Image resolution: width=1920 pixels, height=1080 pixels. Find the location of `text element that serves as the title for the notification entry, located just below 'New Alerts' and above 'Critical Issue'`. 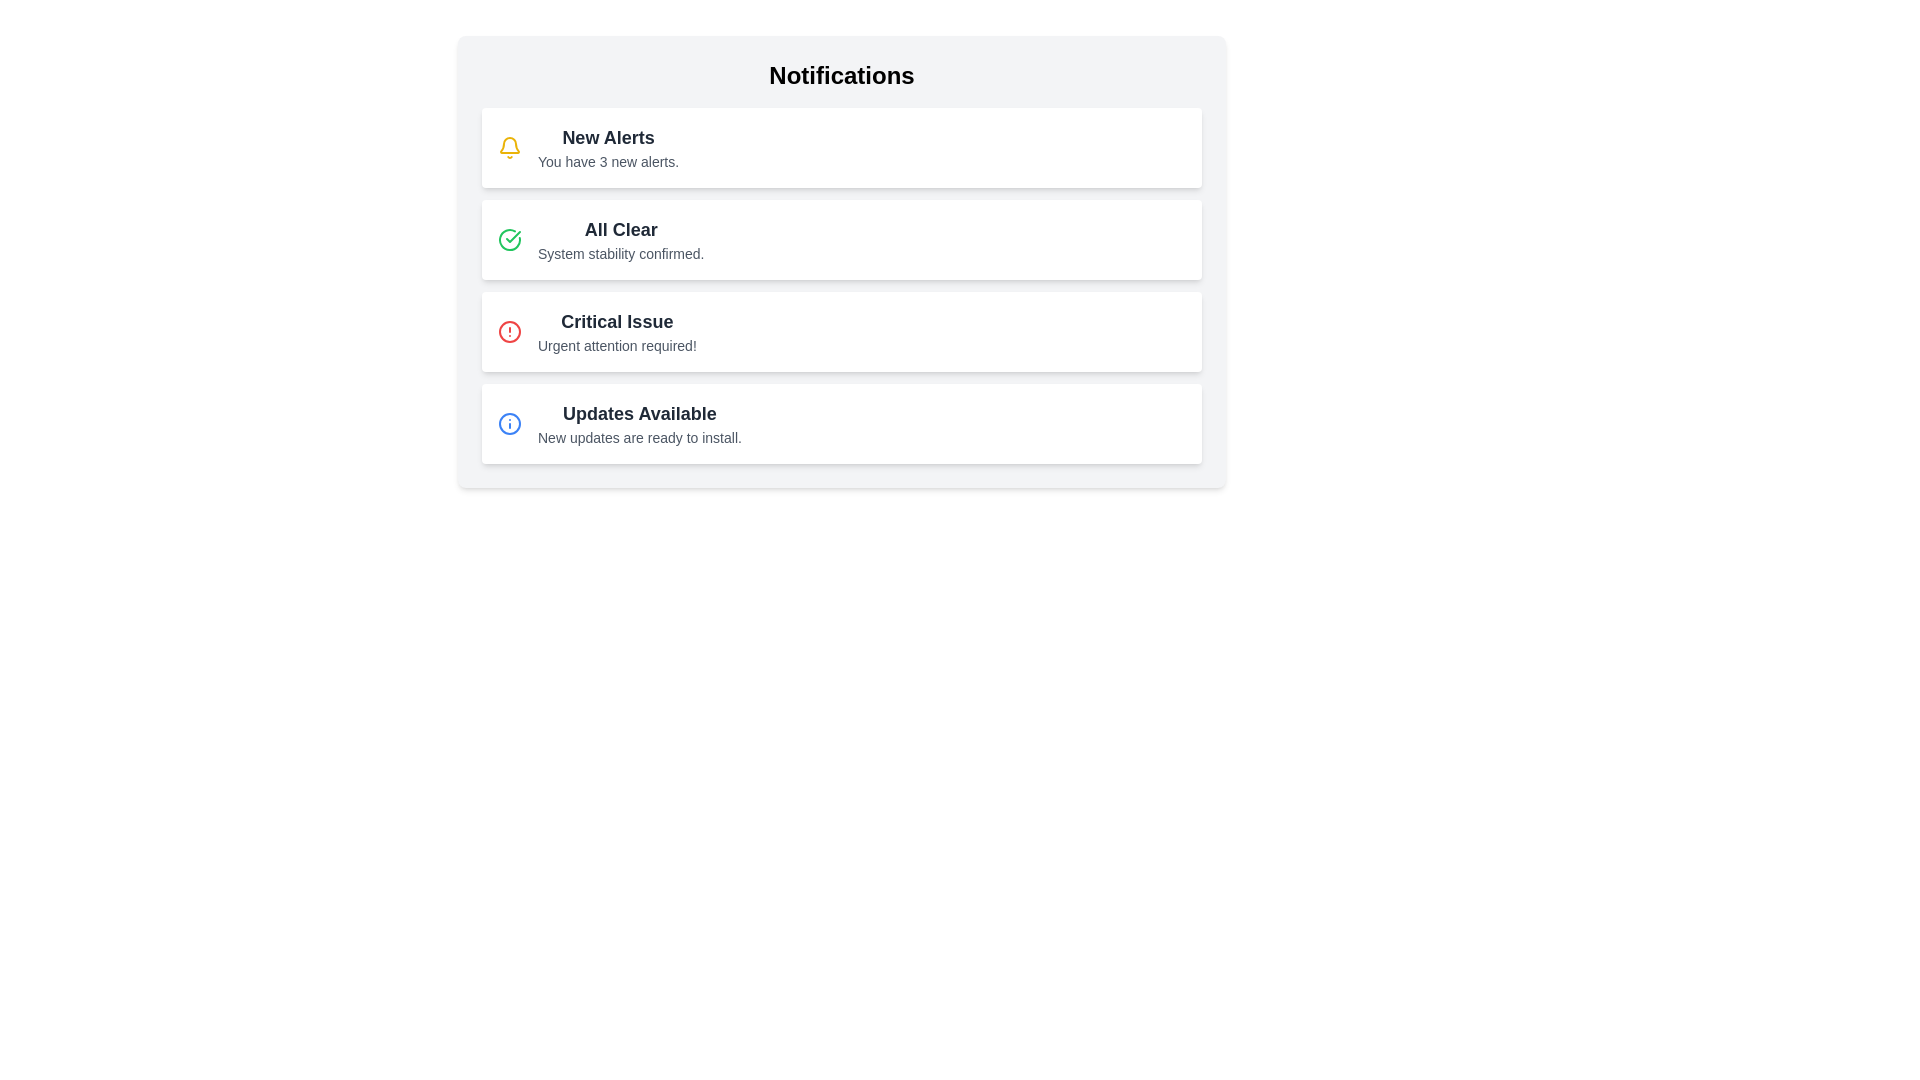

text element that serves as the title for the notification entry, located just below 'New Alerts' and above 'Critical Issue' is located at coordinates (620, 229).